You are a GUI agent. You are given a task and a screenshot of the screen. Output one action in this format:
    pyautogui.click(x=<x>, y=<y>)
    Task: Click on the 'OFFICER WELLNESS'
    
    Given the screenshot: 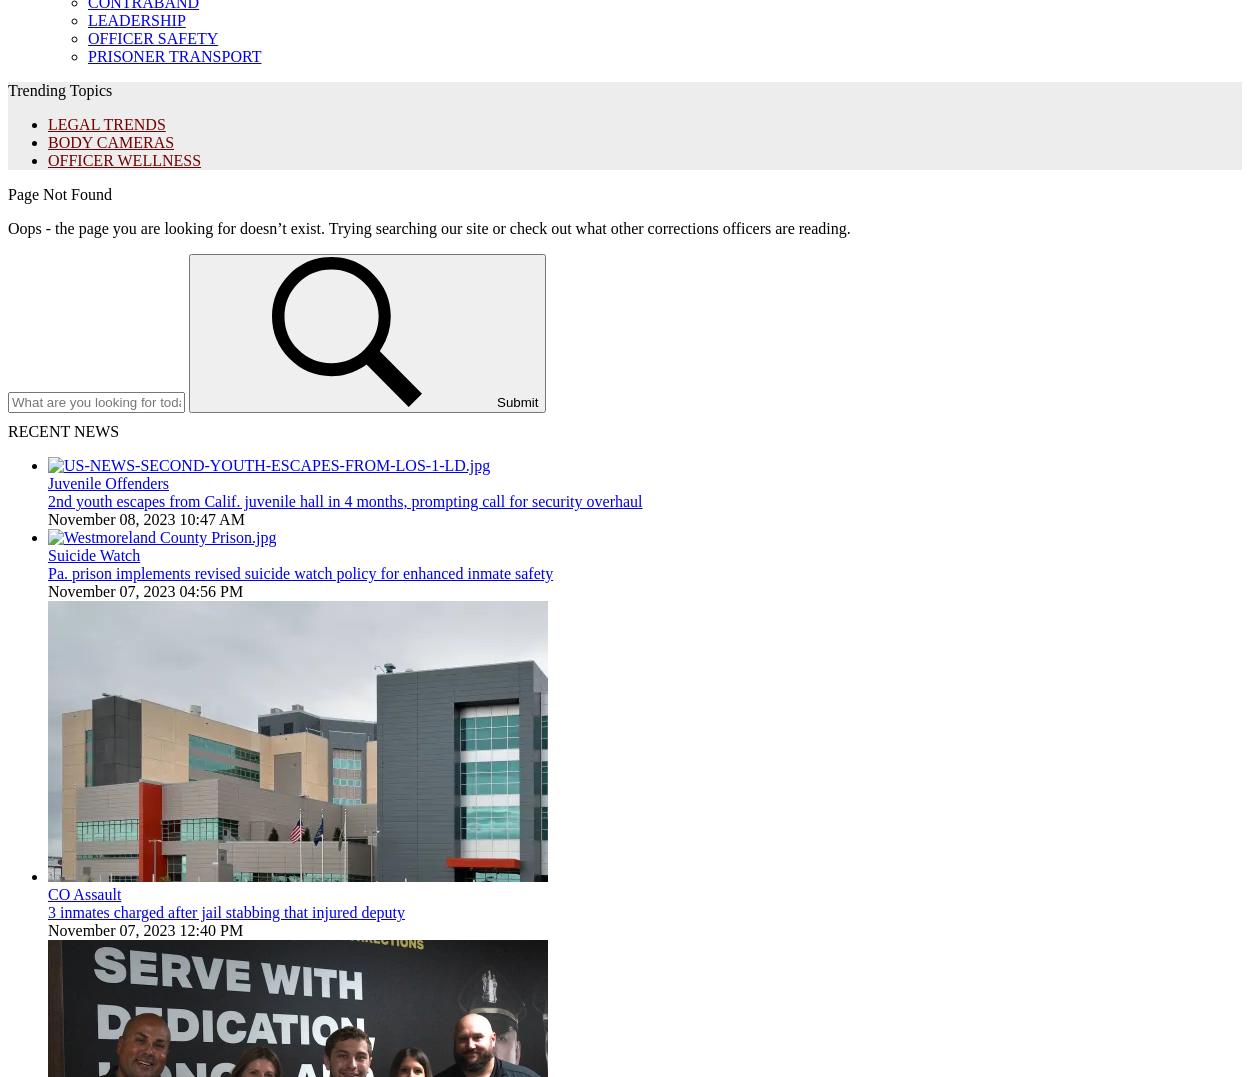 What is the action you would take?
    pyautogui.click(x=123, y=160)
    